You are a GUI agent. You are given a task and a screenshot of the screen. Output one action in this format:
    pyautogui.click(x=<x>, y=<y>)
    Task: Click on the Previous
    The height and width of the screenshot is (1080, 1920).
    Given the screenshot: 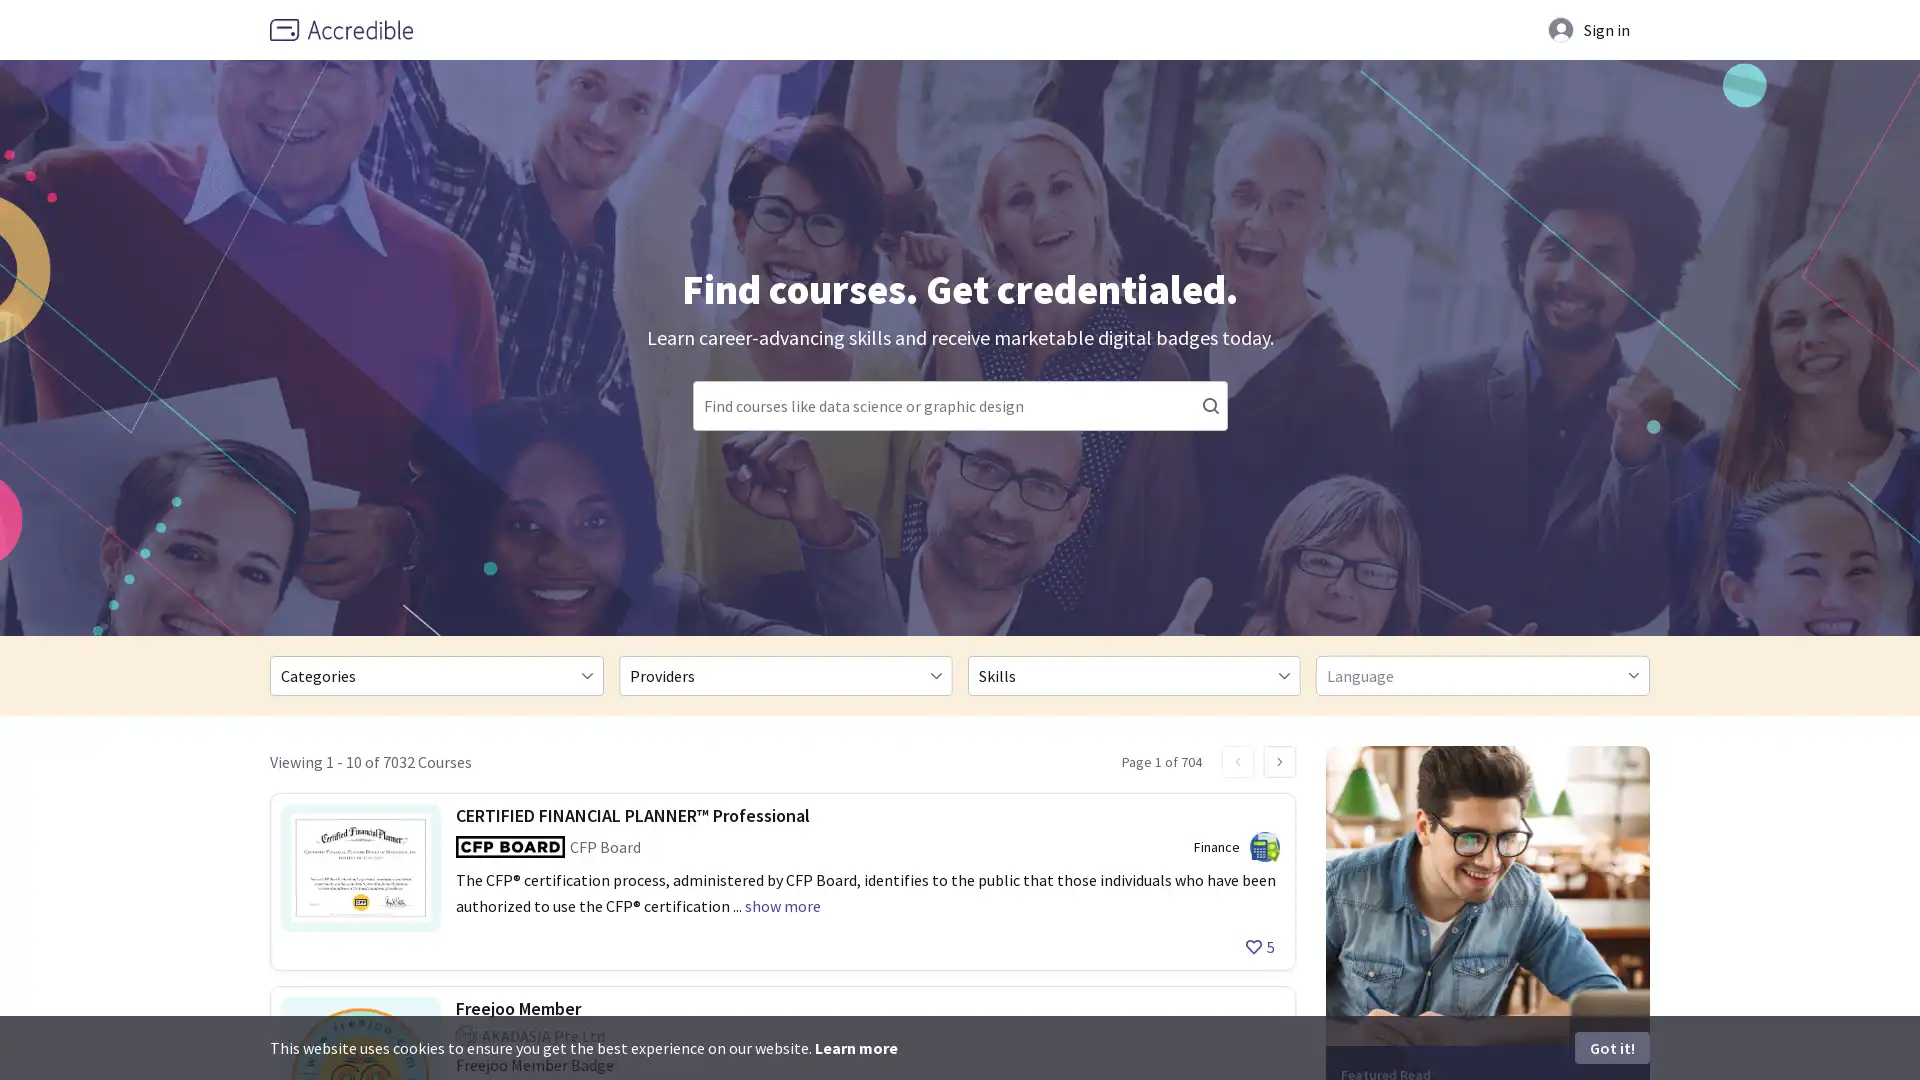 What is the action you would take?
    pyautogui.click(x=1237, y=762)
    